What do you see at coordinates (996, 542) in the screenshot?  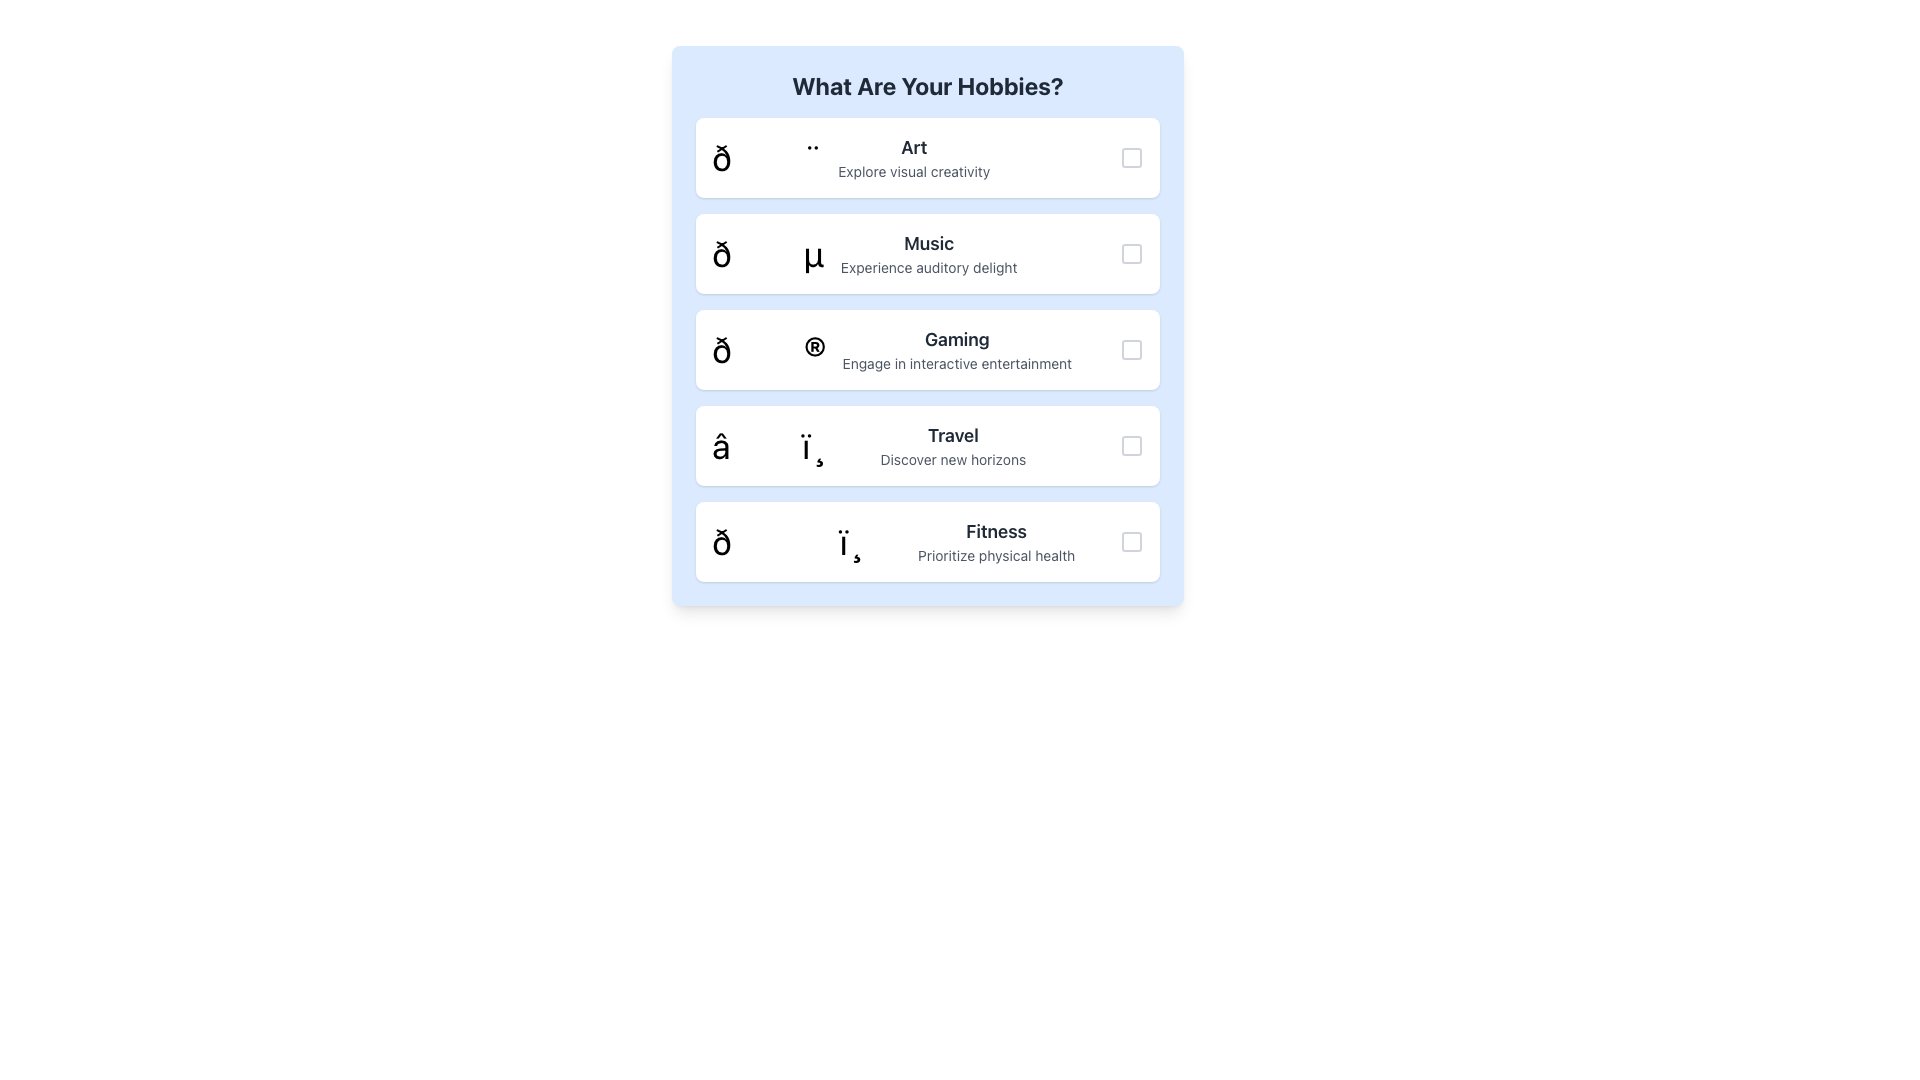 I see `the Text block element that contains the bold 'Fitness' and the smaller 'Prioritize physical health' text` at bounding box center [996, 542].